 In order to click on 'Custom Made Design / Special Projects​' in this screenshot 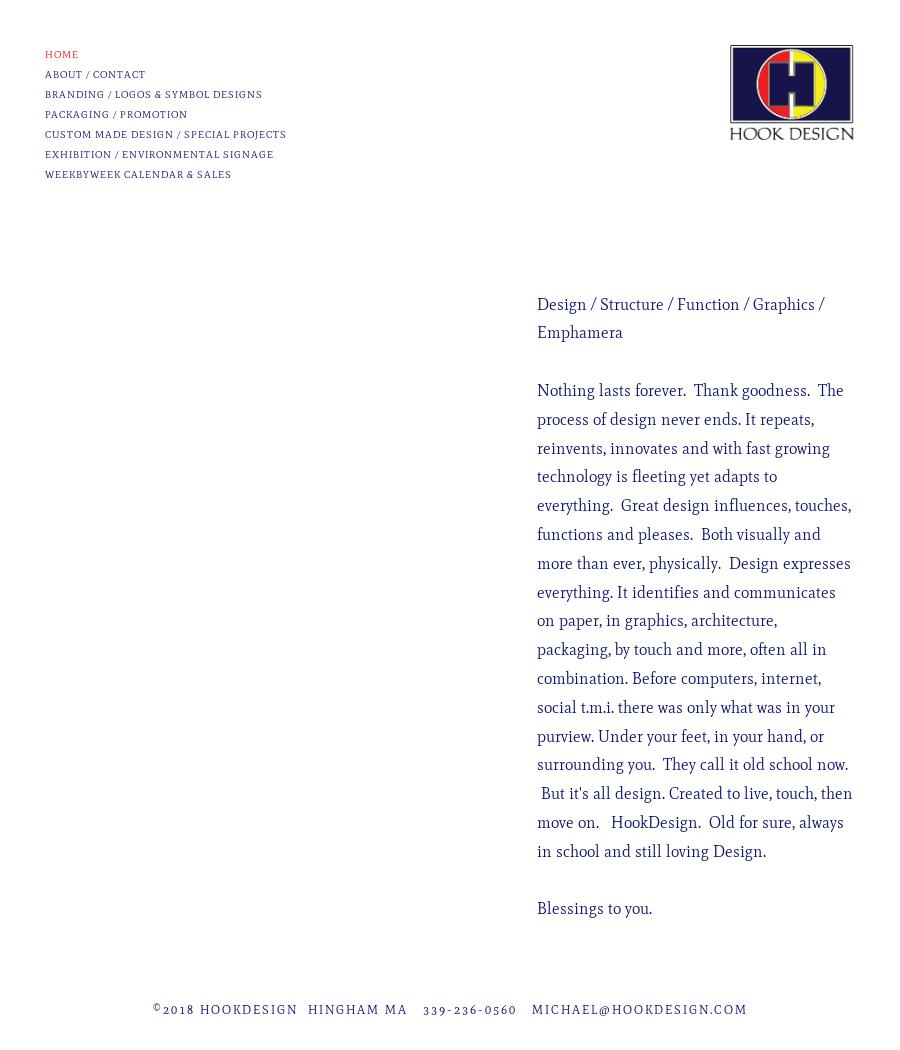, I will do `click(165, 133)`.